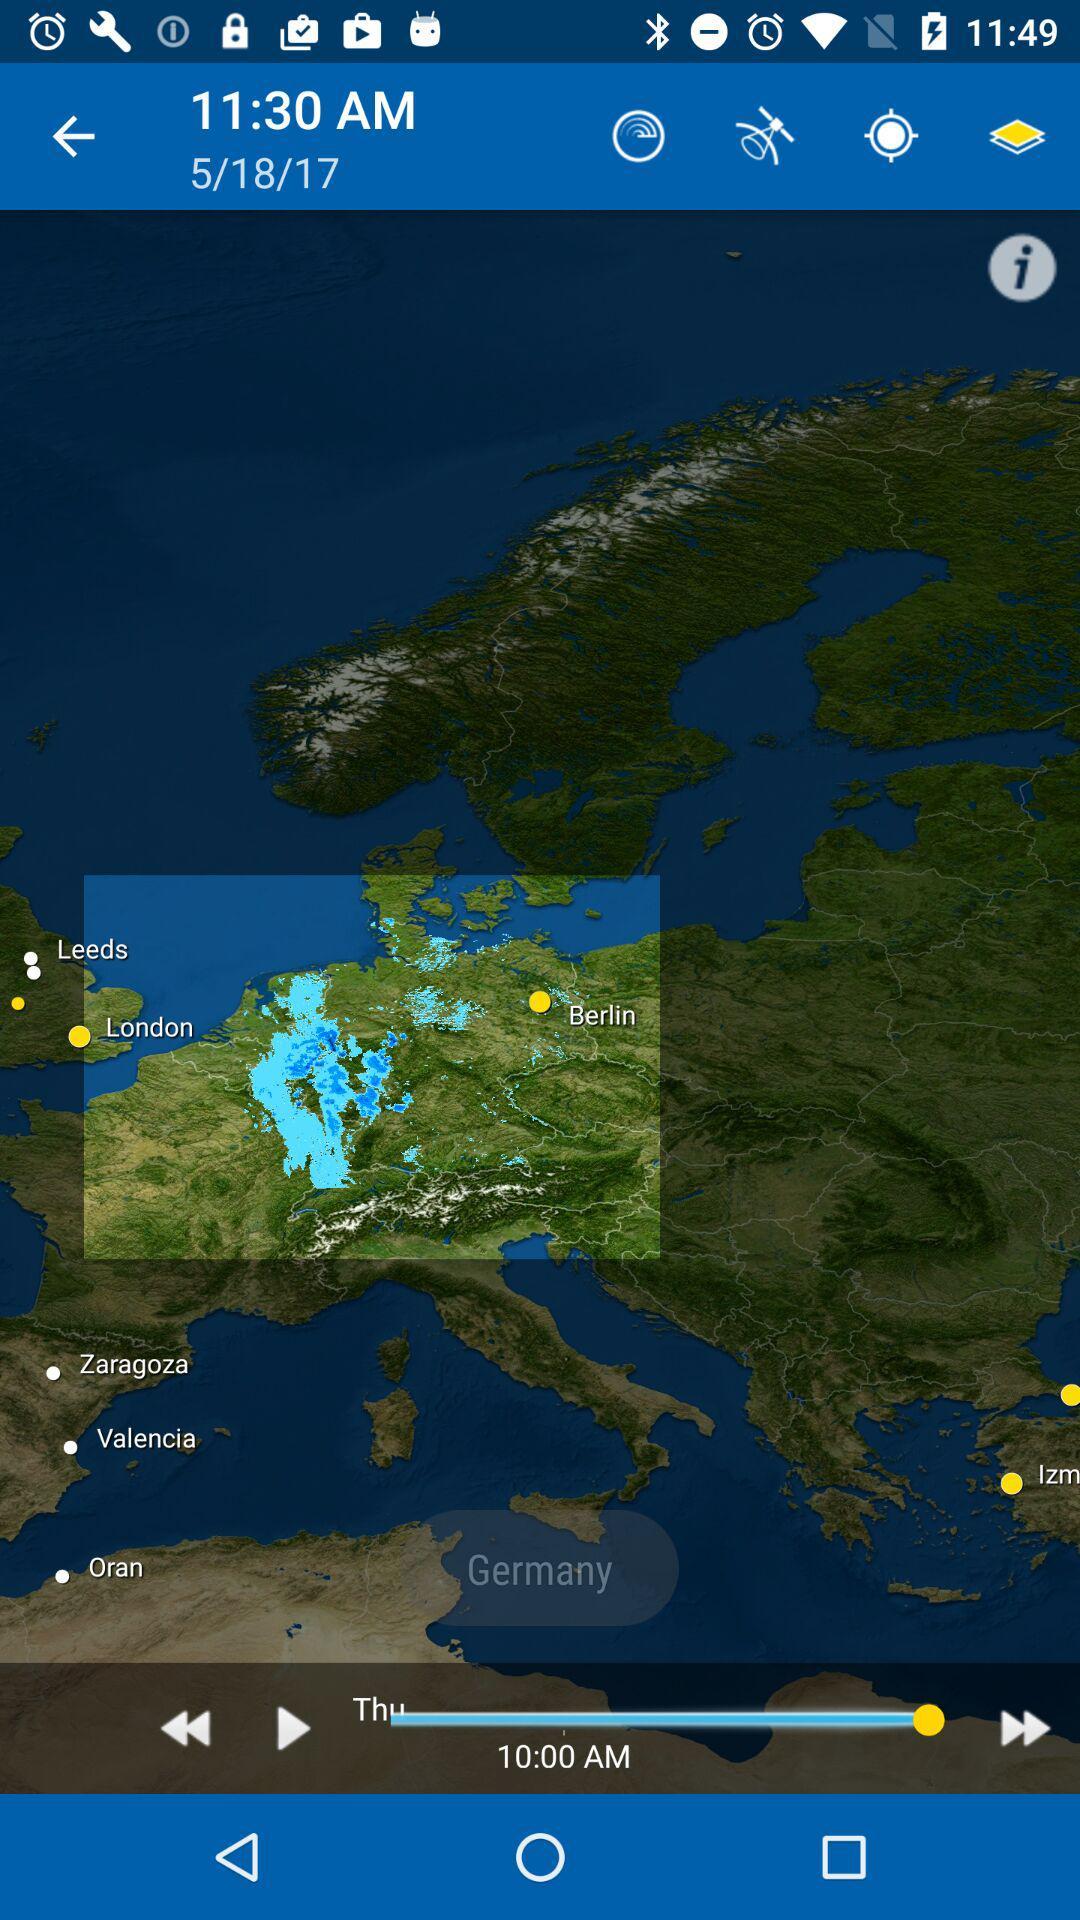  Describe the element at coordinates (72, 135) in the screenshot. I see `item to the left of 11:30 am icon` at that location.